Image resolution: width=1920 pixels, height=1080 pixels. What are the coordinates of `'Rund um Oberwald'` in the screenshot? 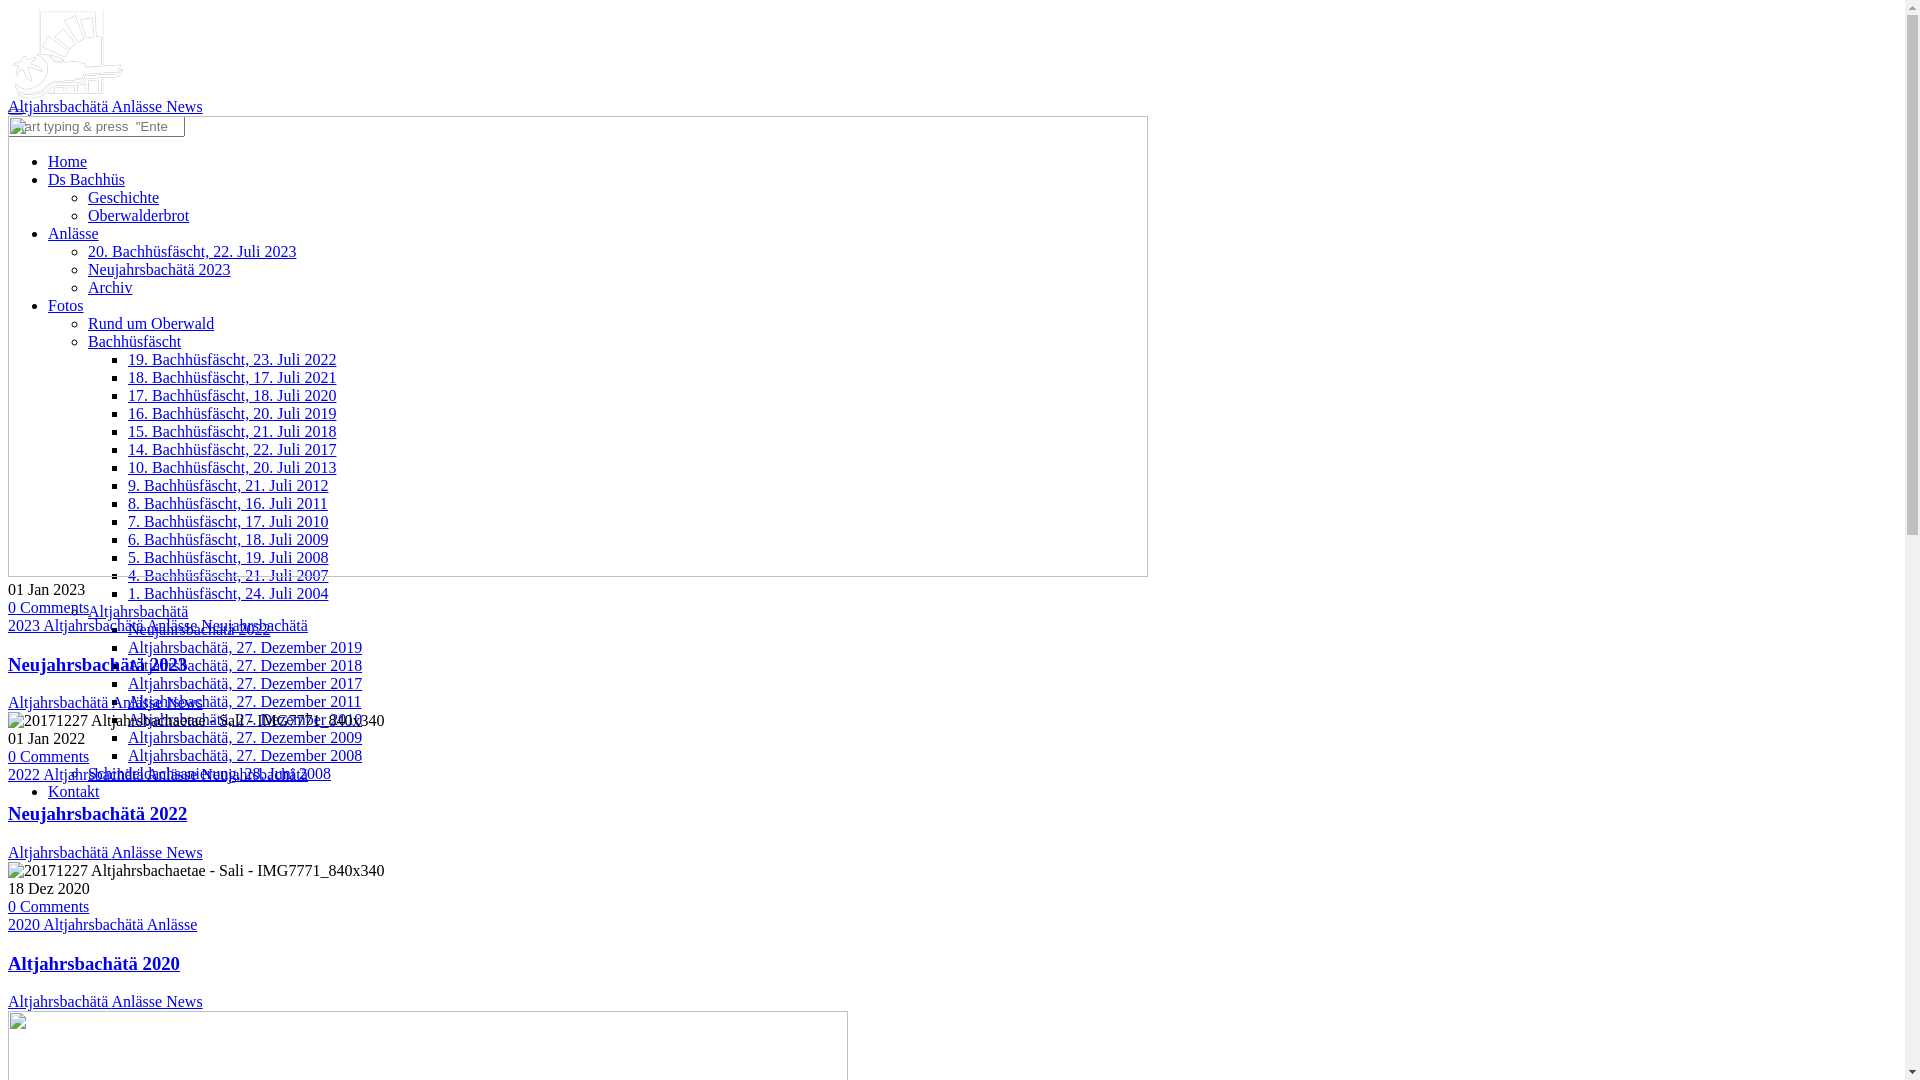 It's located at (149, 322).